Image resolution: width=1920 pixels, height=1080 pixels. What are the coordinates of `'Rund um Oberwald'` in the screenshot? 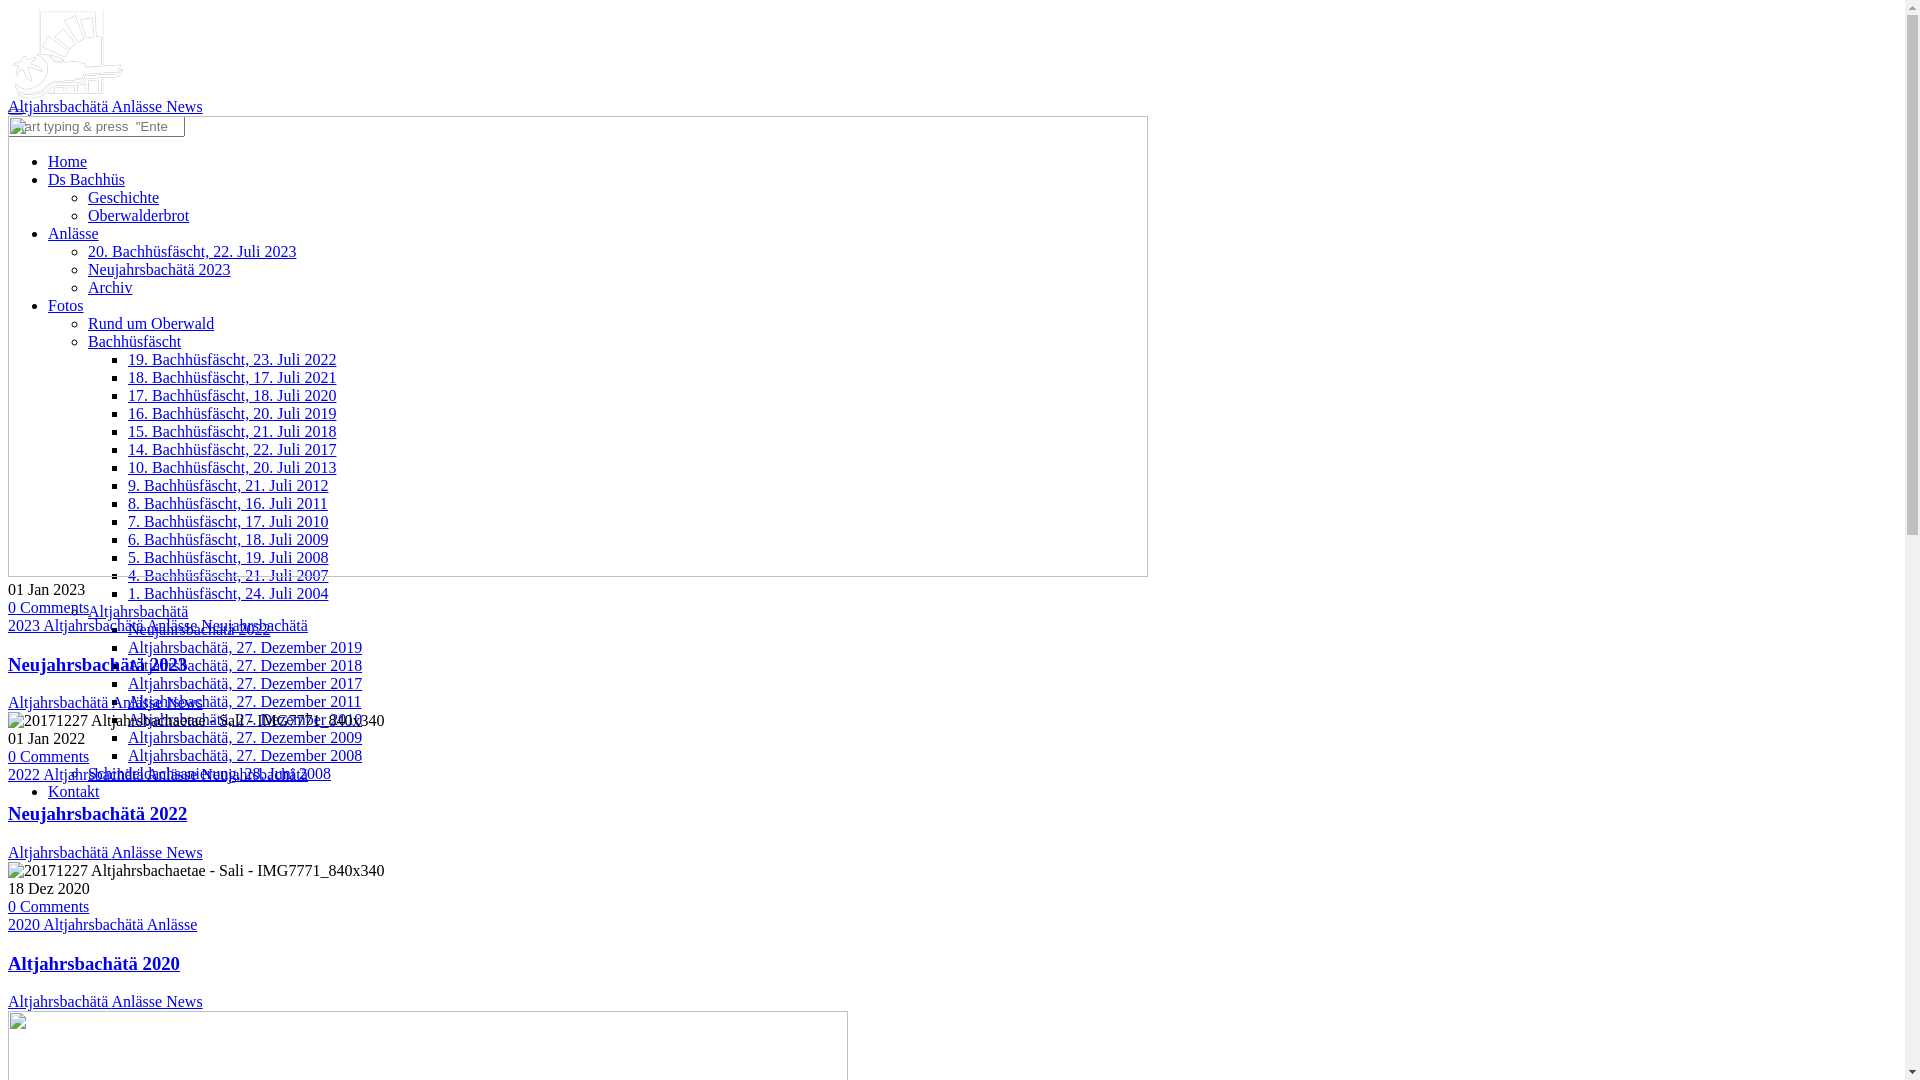 It's located at (149, 322).